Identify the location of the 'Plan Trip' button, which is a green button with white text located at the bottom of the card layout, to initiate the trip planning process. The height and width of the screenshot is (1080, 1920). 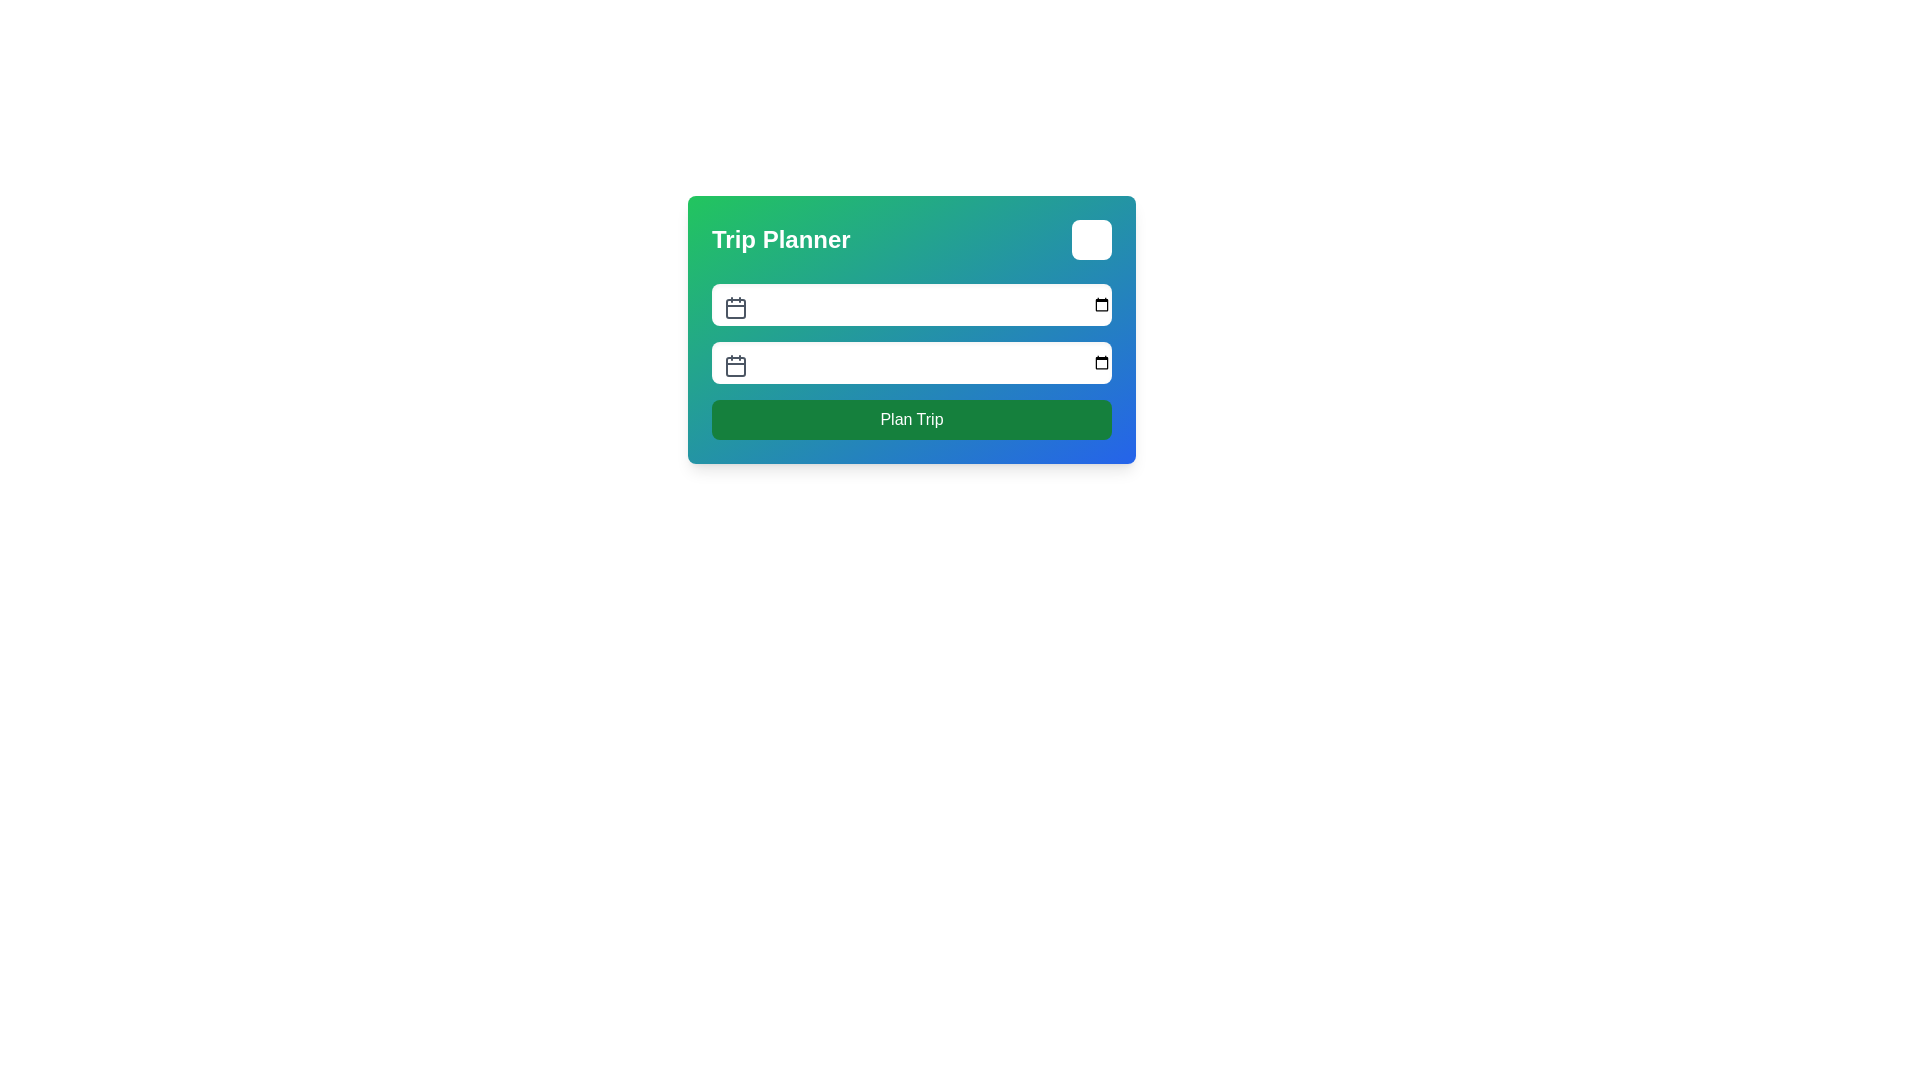
(911, 419).